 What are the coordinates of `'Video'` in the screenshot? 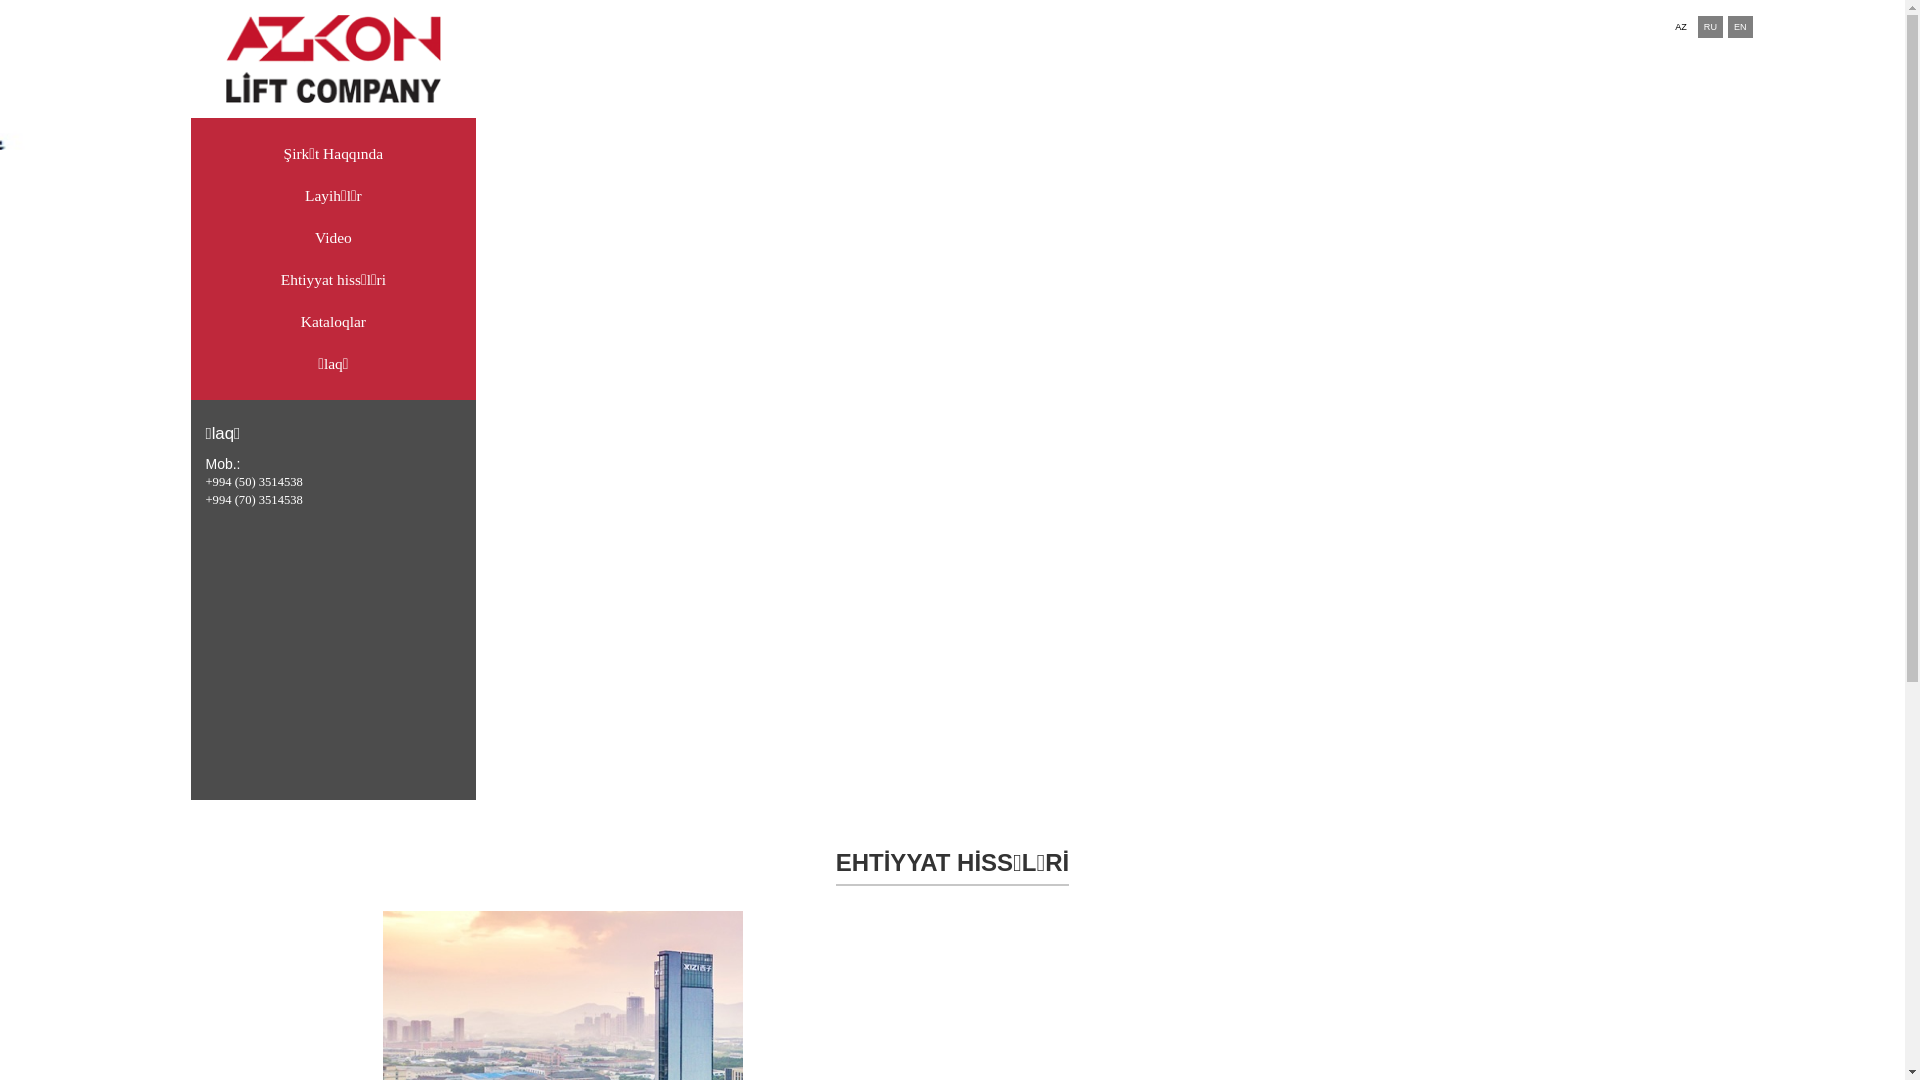 It's located at (333, 238).